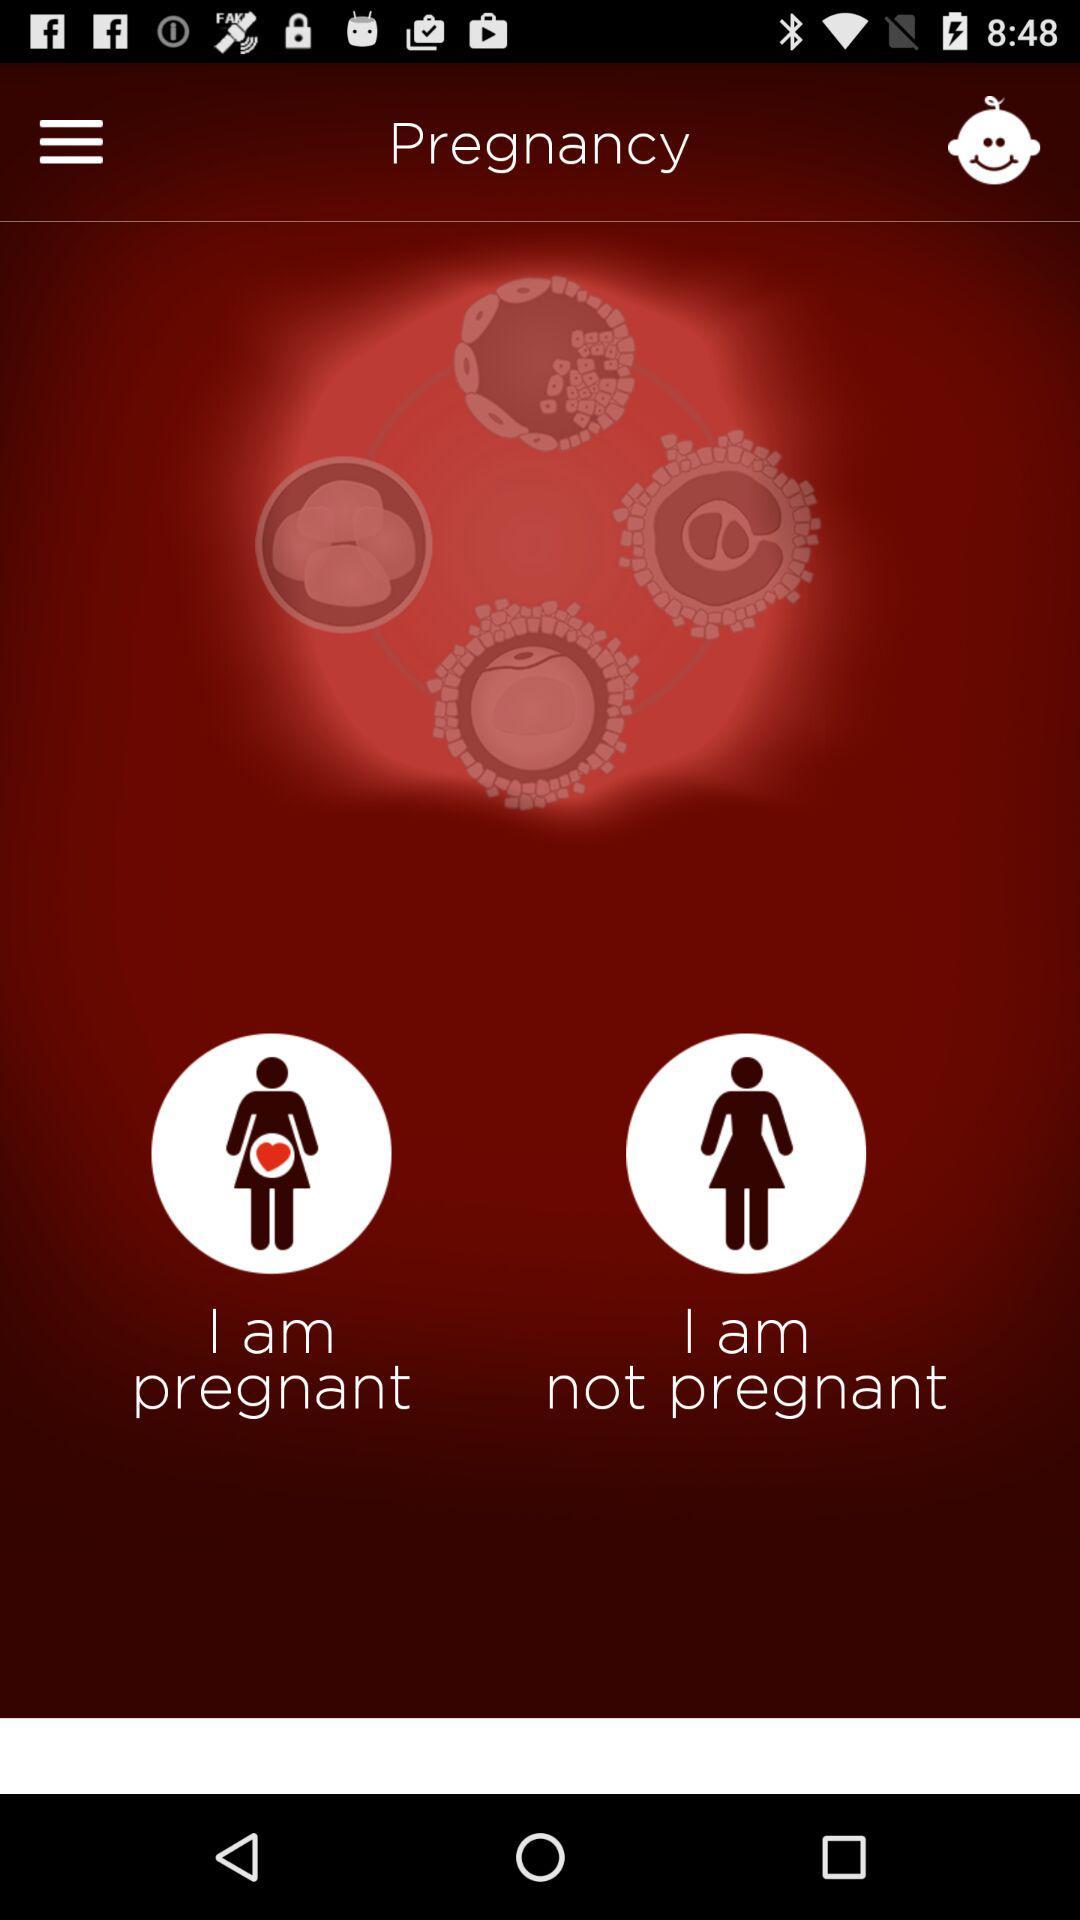 The image size is (1080, 1920). Describe the element at coordinates (271, 1154) in the screenshot. I see `i am pregnant` at that location.